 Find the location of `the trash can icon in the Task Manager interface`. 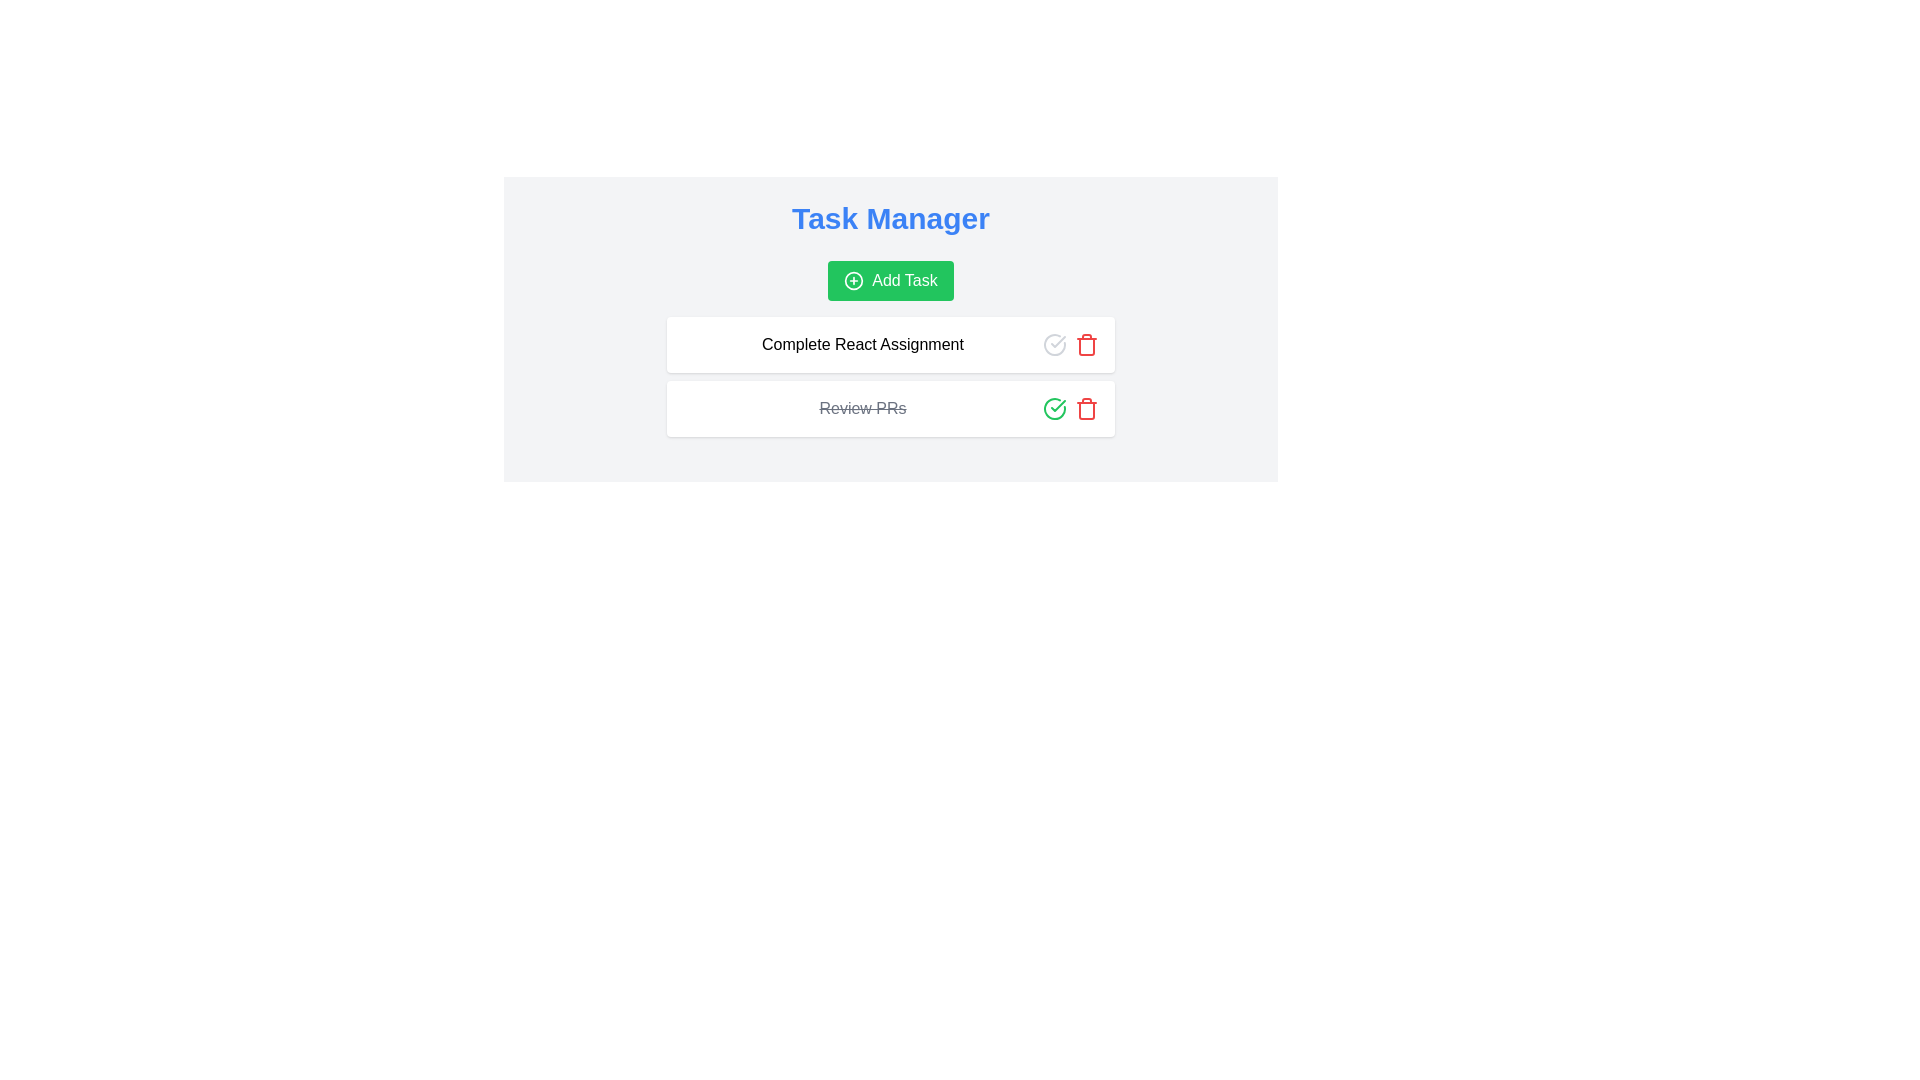

the trash can icon in the Task Manager interface is located at coordinates (1085, 343).